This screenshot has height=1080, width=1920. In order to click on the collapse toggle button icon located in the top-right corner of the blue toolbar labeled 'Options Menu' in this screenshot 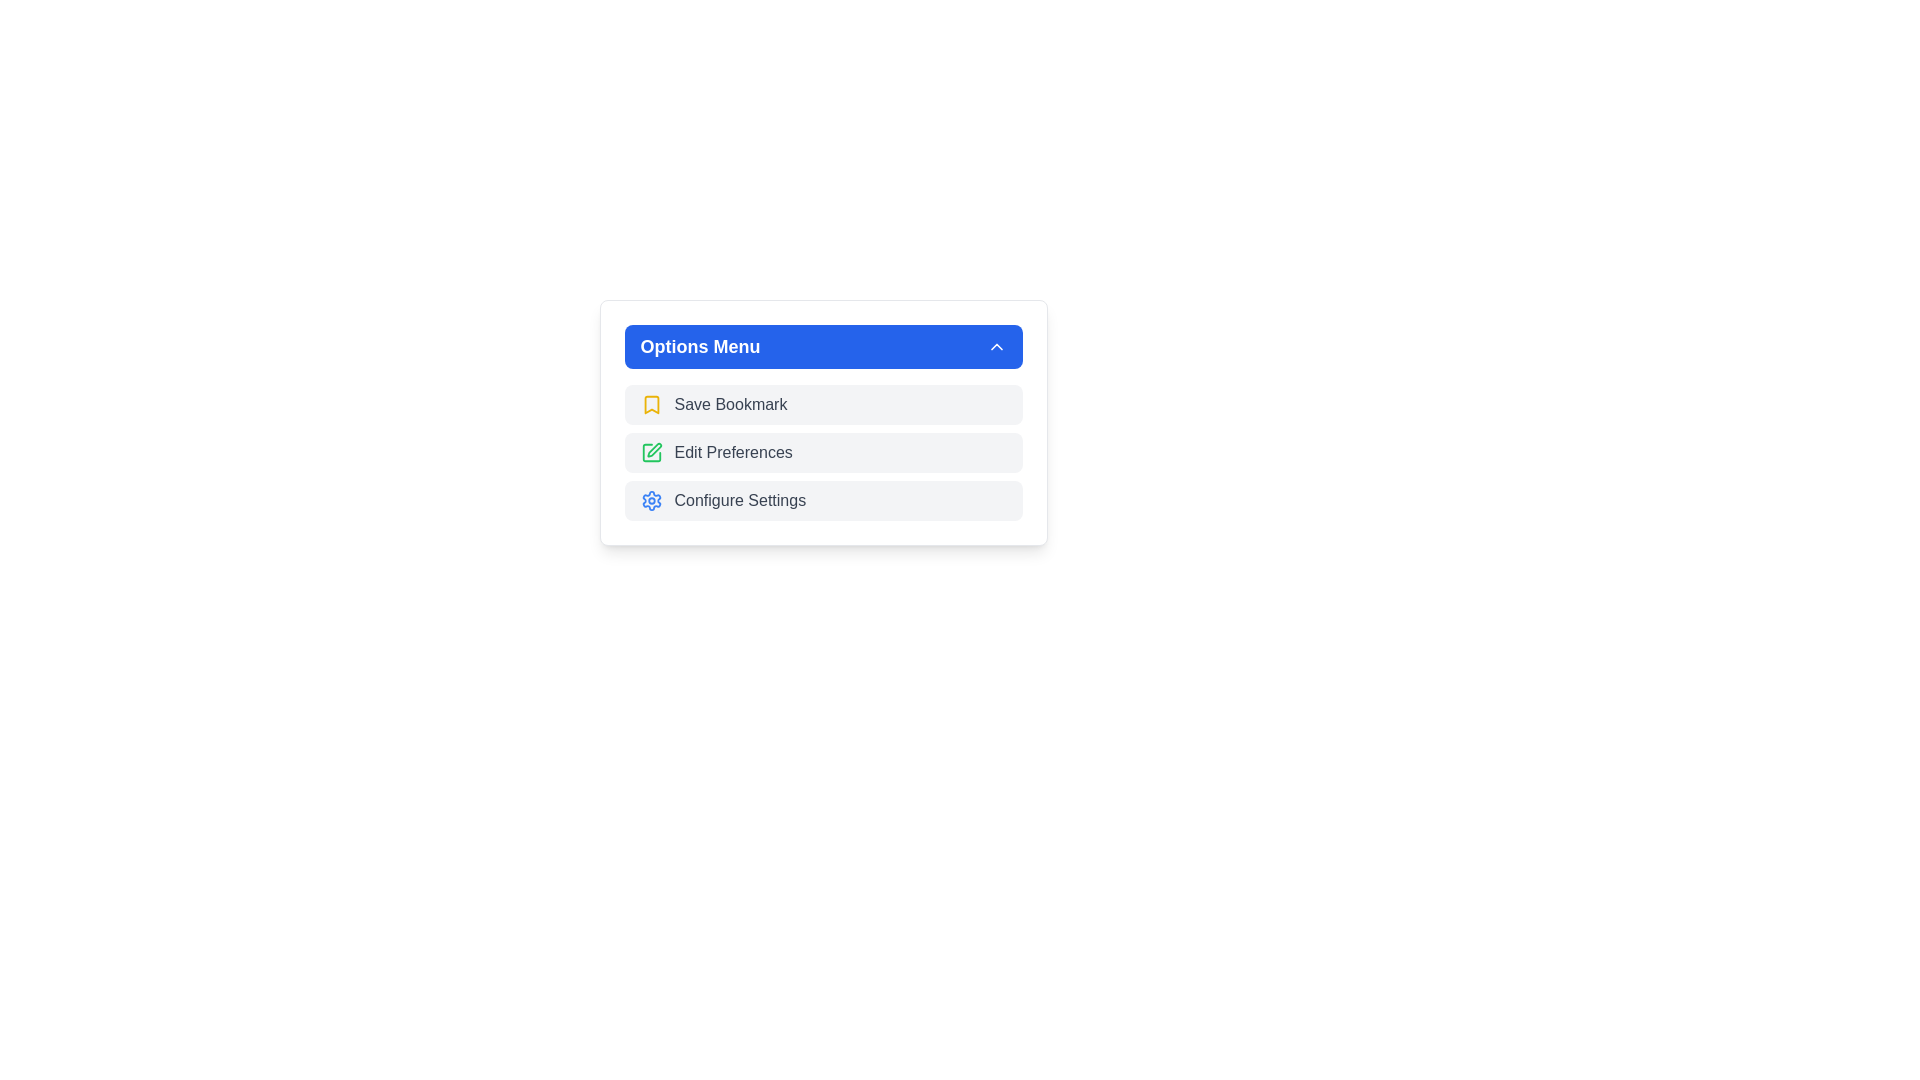, I will do `click(996, 346)`.